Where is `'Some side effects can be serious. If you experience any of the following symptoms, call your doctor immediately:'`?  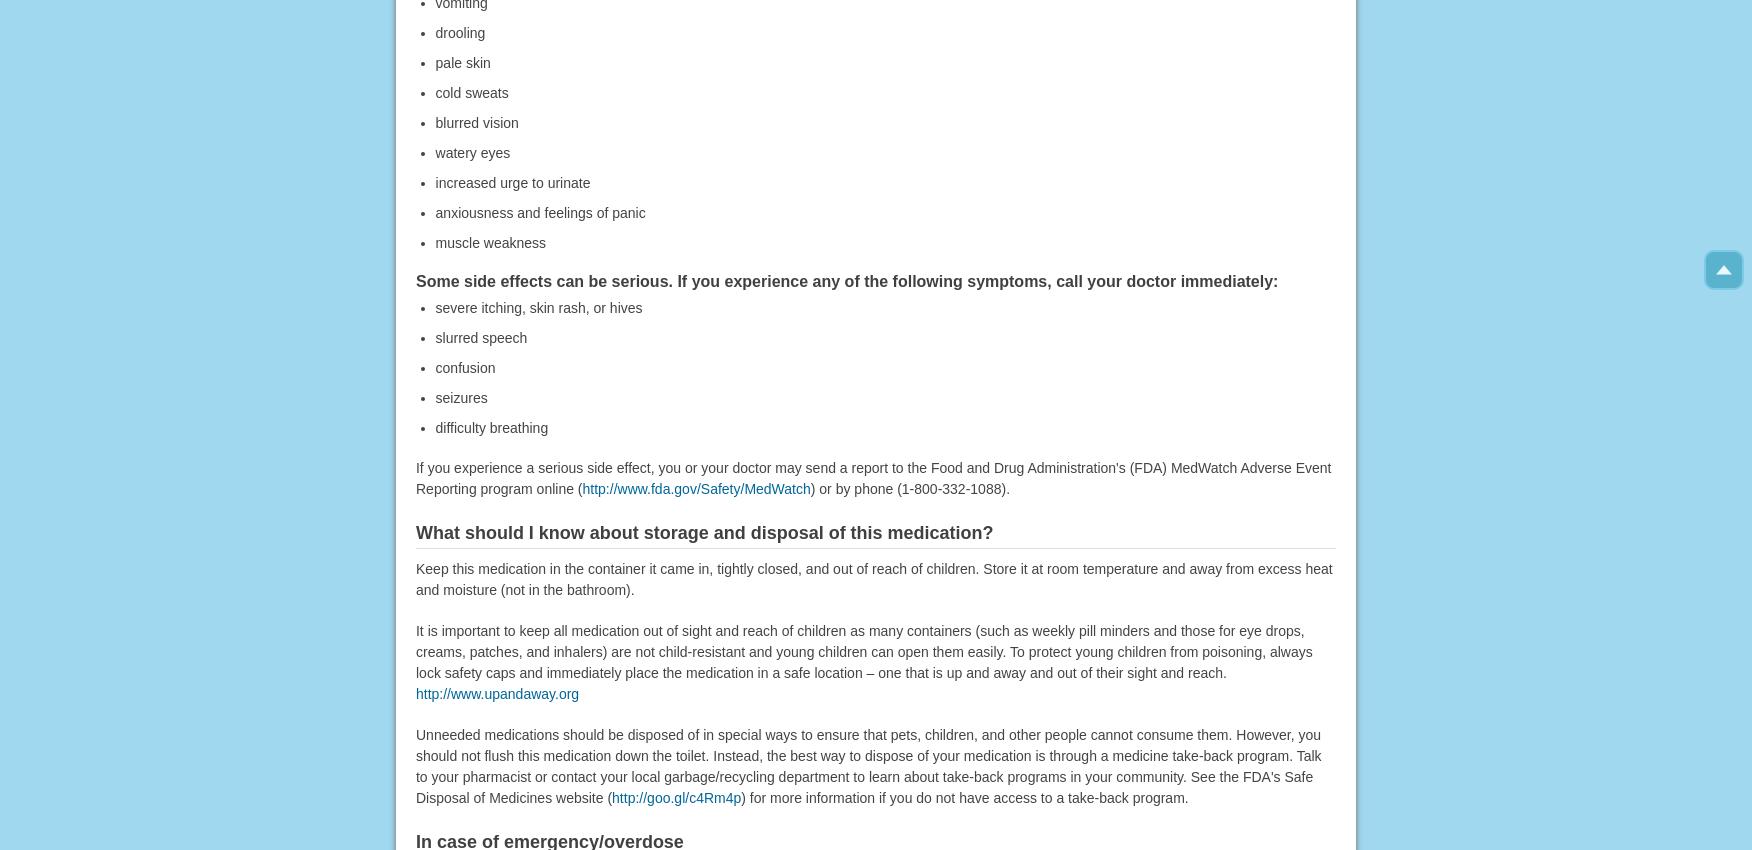 'Some side effects can be serious. If you experience any of the following symptoms, call your doctor immediately:' is located at coordinates (845, 280).